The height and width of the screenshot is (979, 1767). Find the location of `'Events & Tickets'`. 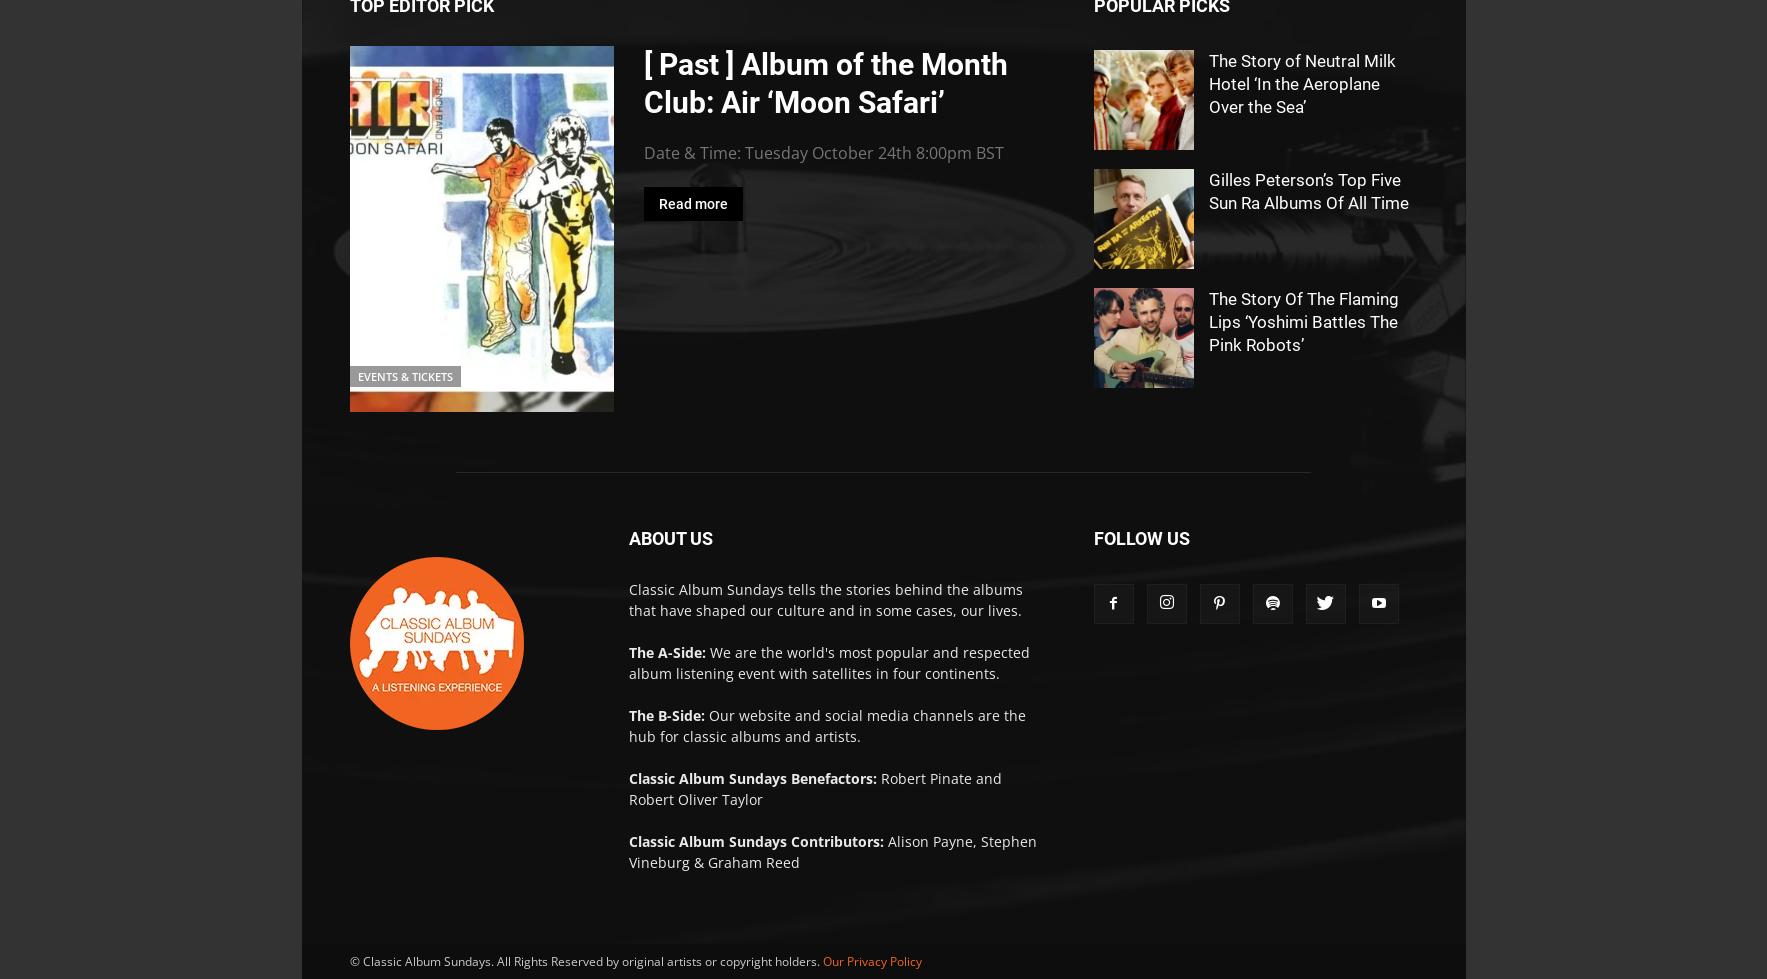

'Events & Tickets' is located at coordinates (356, 376).